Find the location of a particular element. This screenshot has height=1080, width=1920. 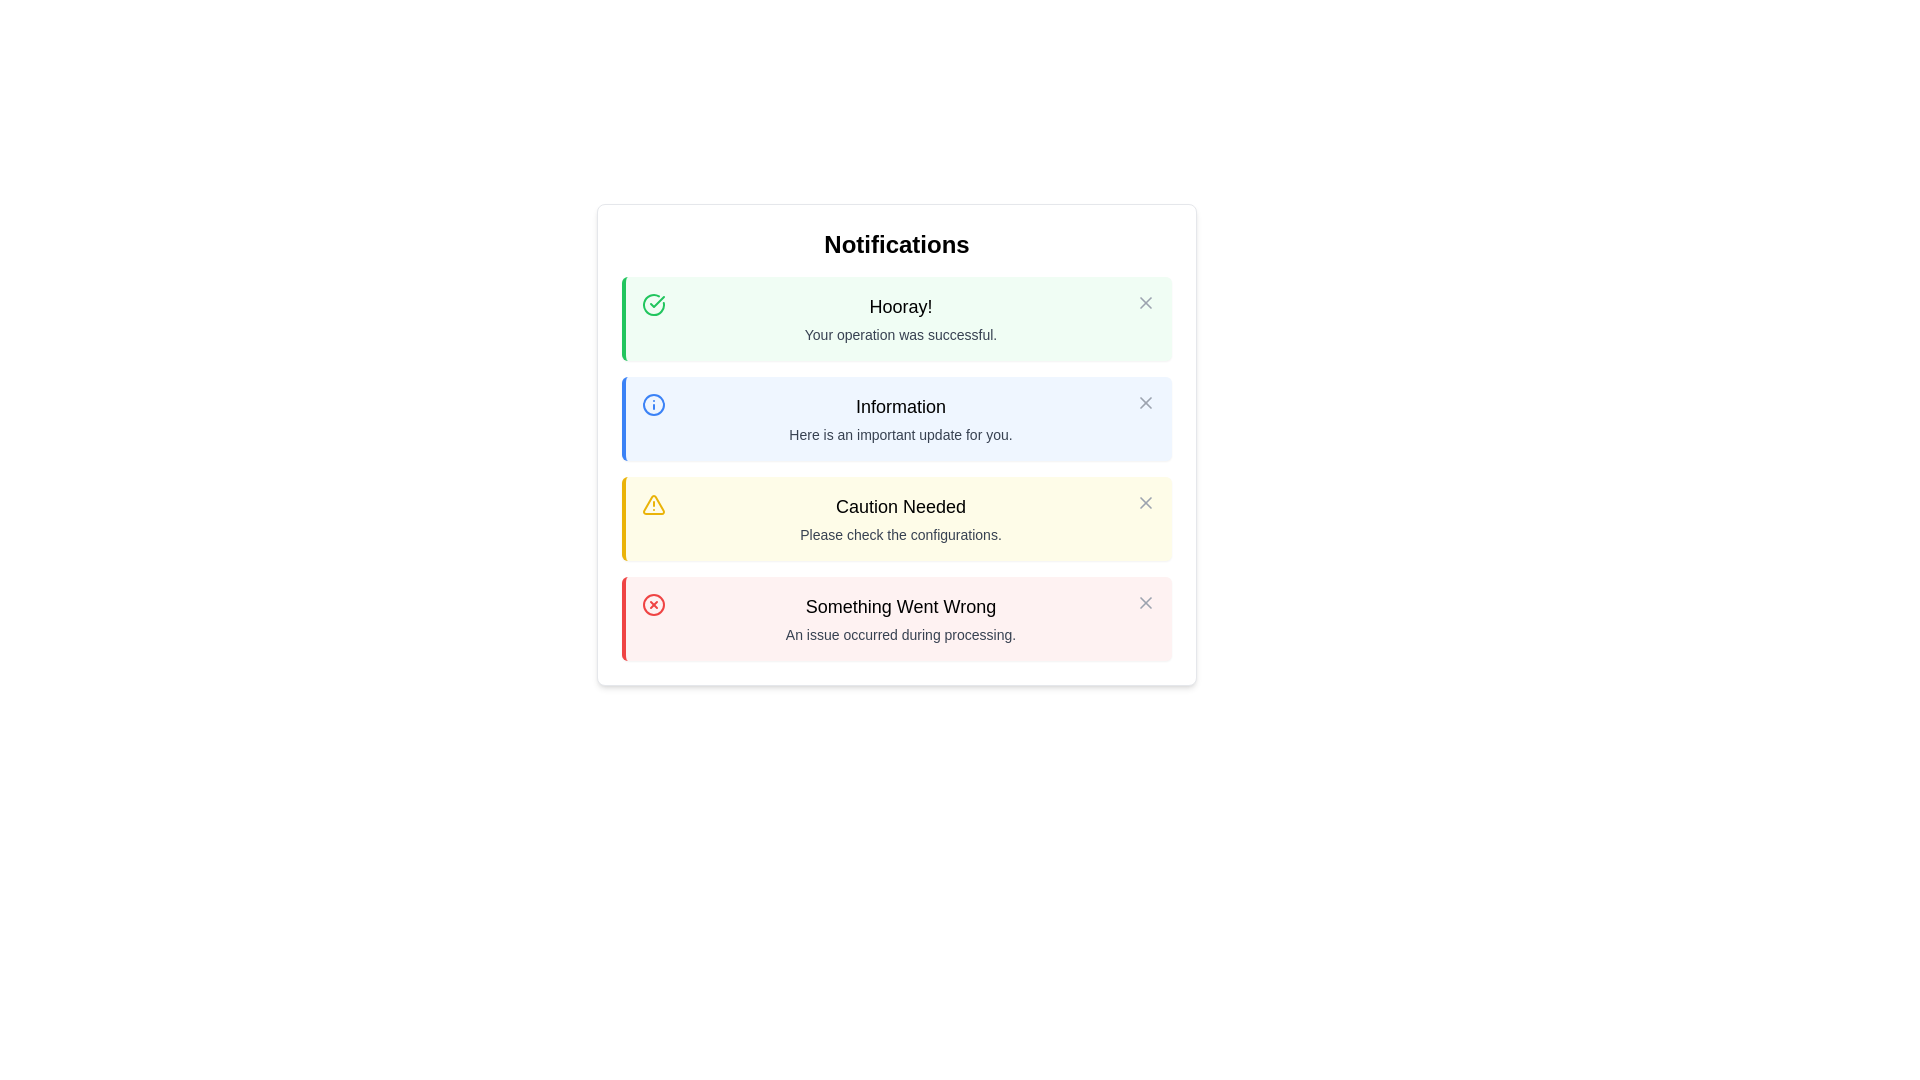

the cautionary note text in the third notification card with a yellow background, which follows the title 'Caution Needed.' is located at coordinates (900, 534).